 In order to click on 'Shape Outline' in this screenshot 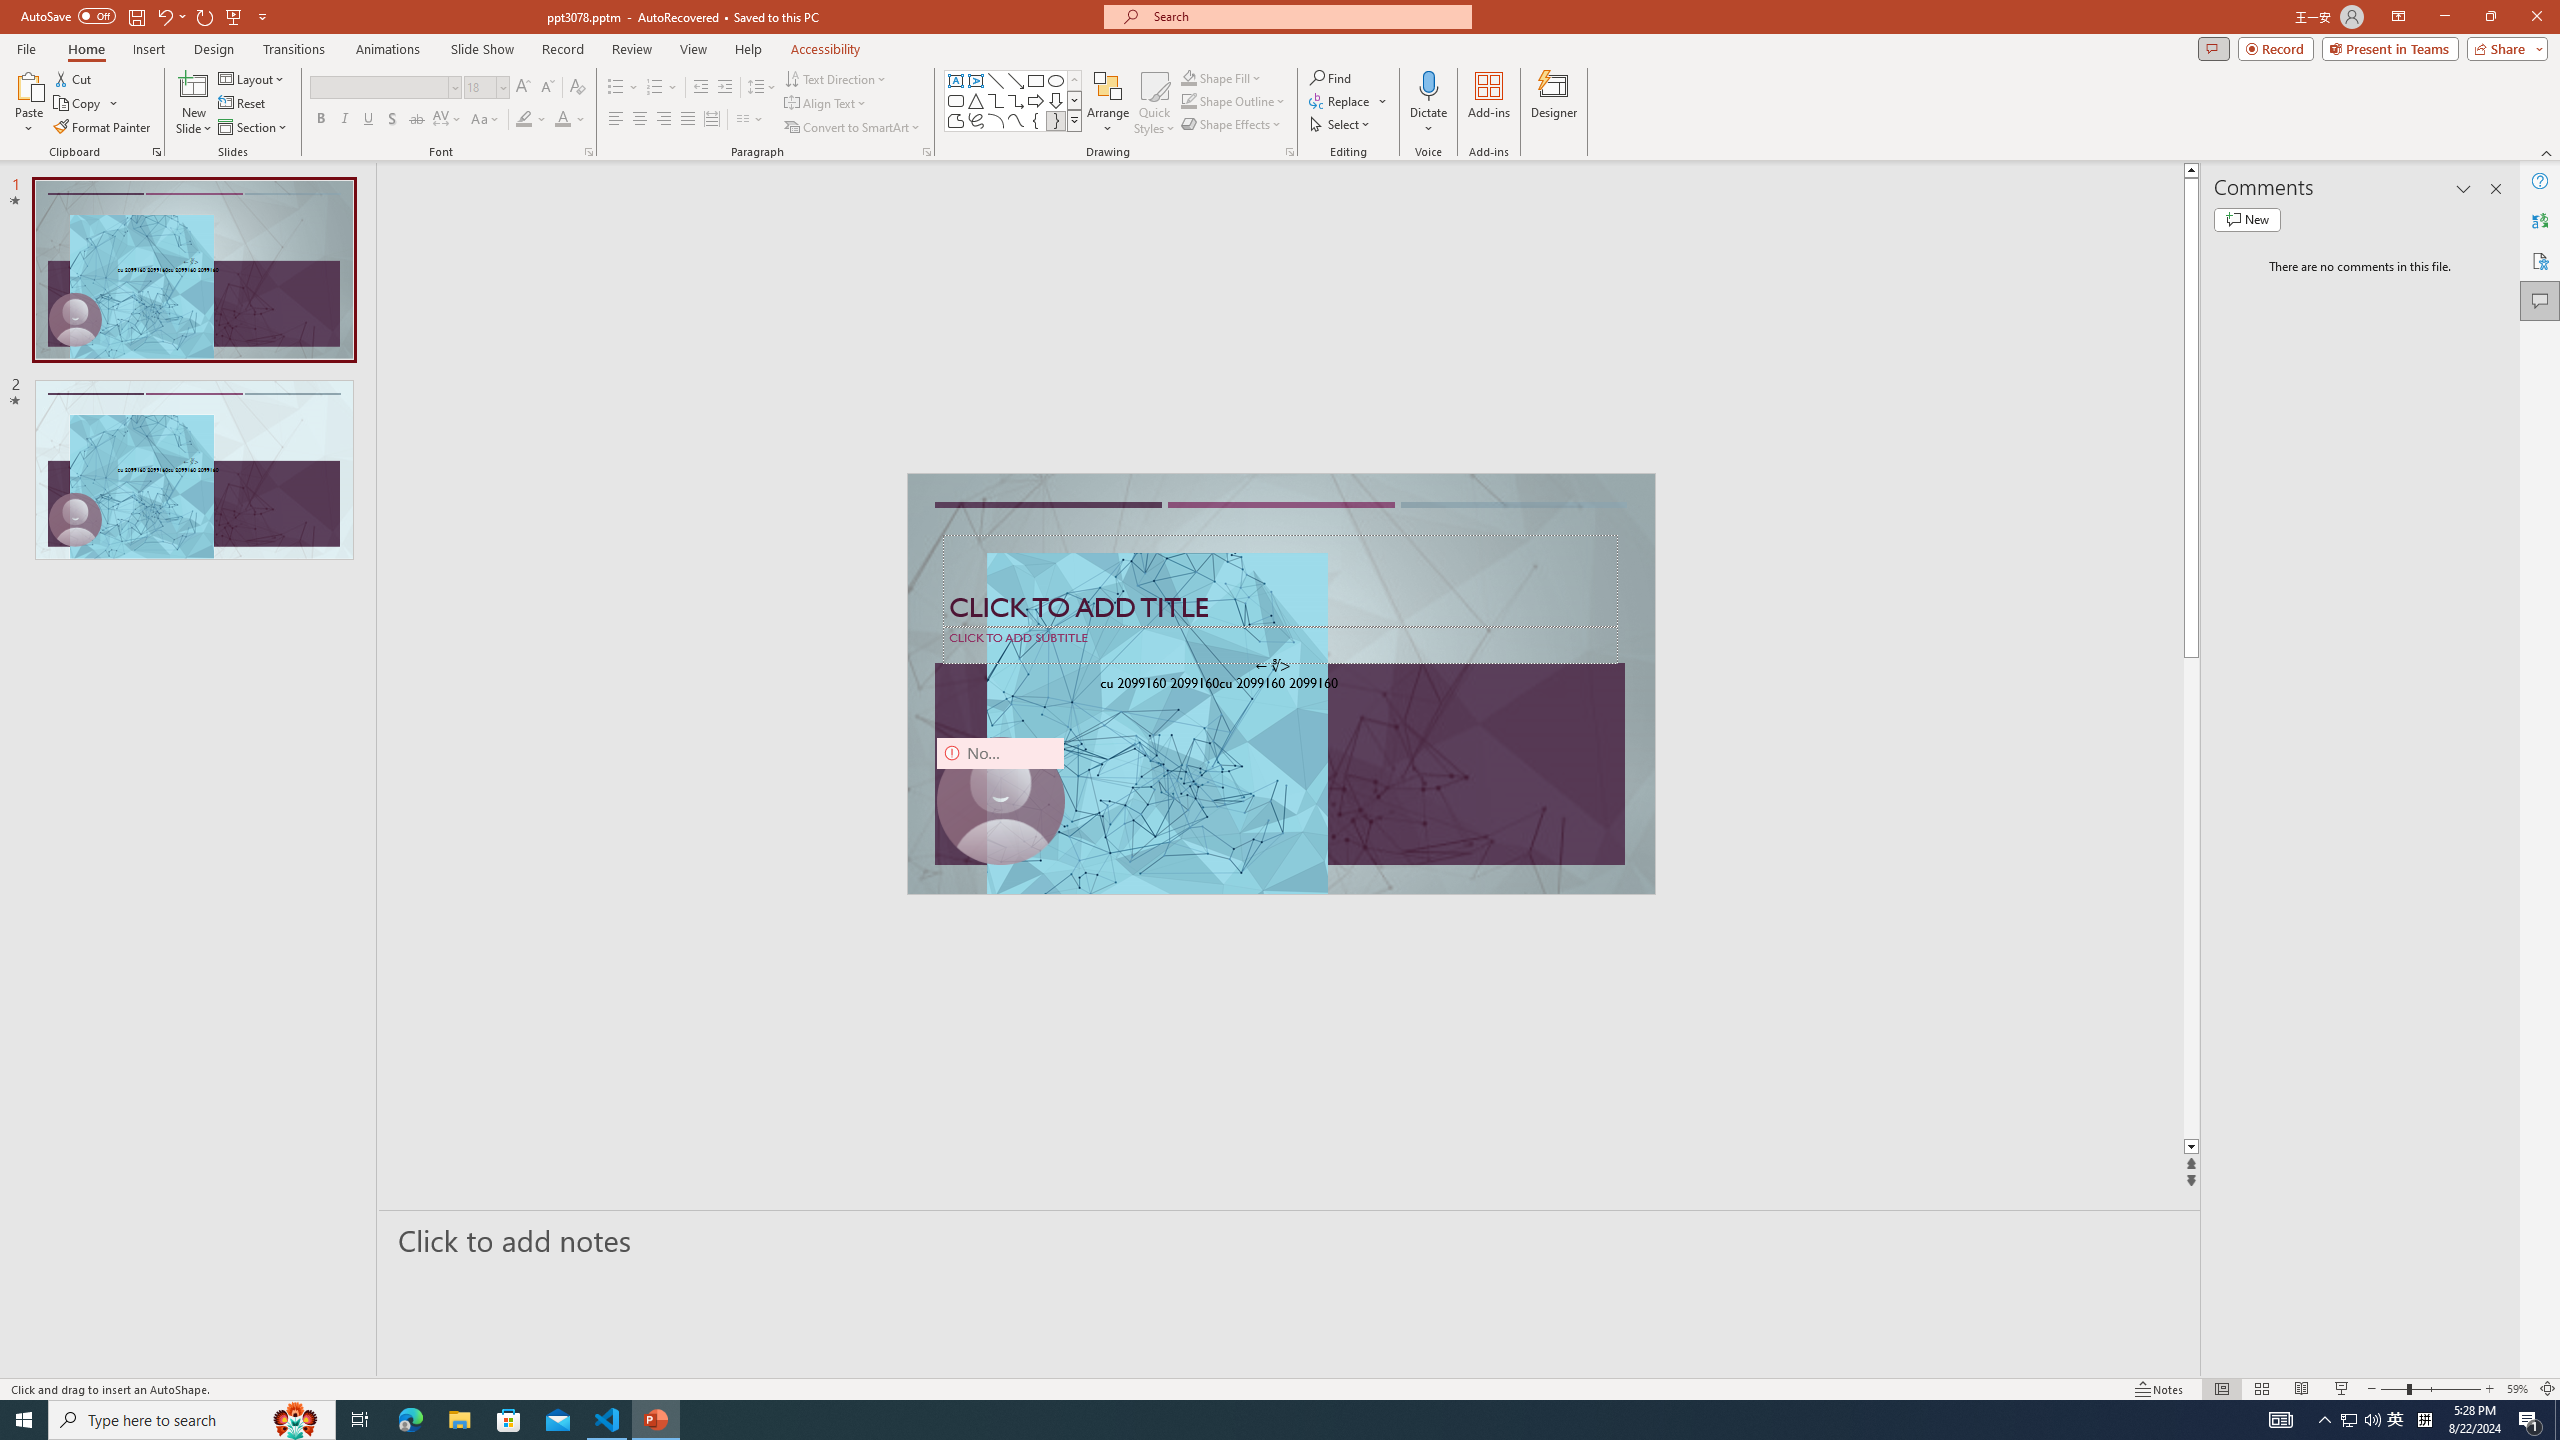, I will do `click(1232, 99)`.